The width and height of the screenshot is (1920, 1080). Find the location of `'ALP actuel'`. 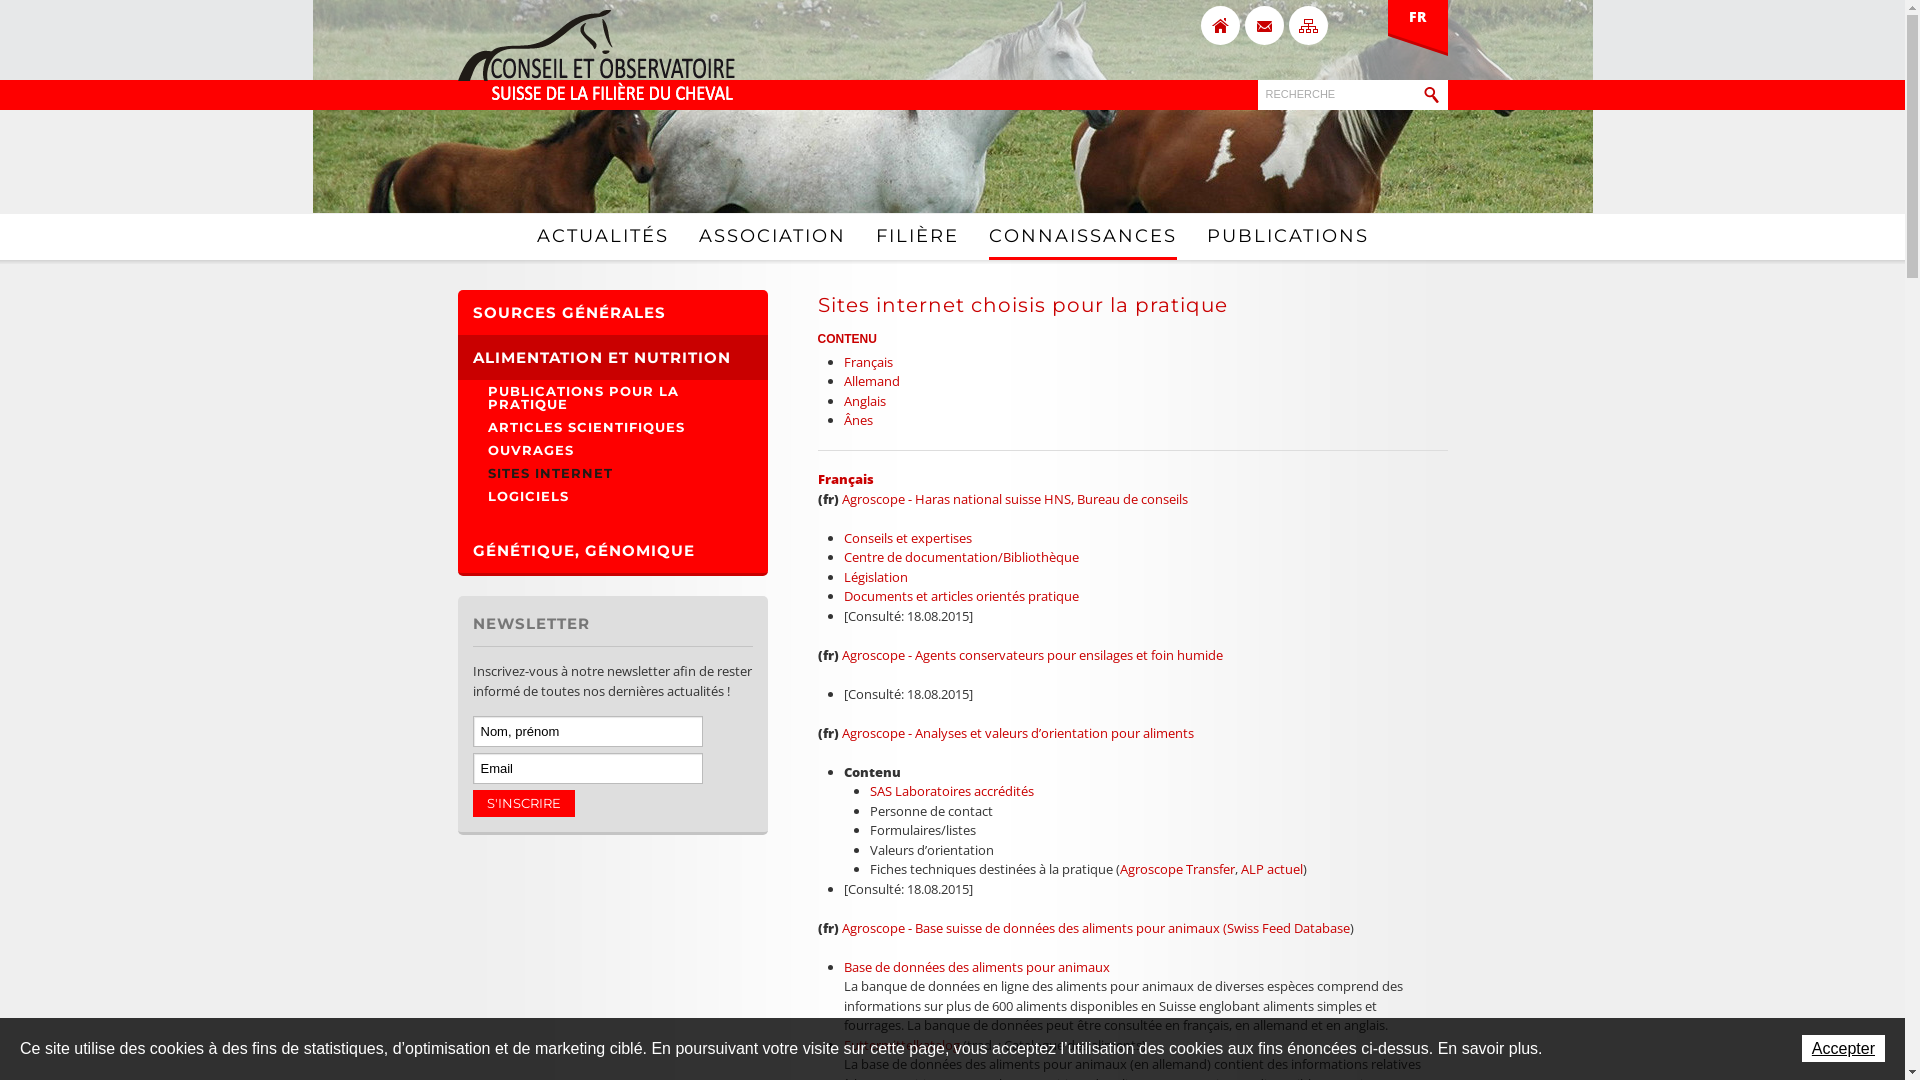

'ALP actuel' is located at coordinates (1270, 867).